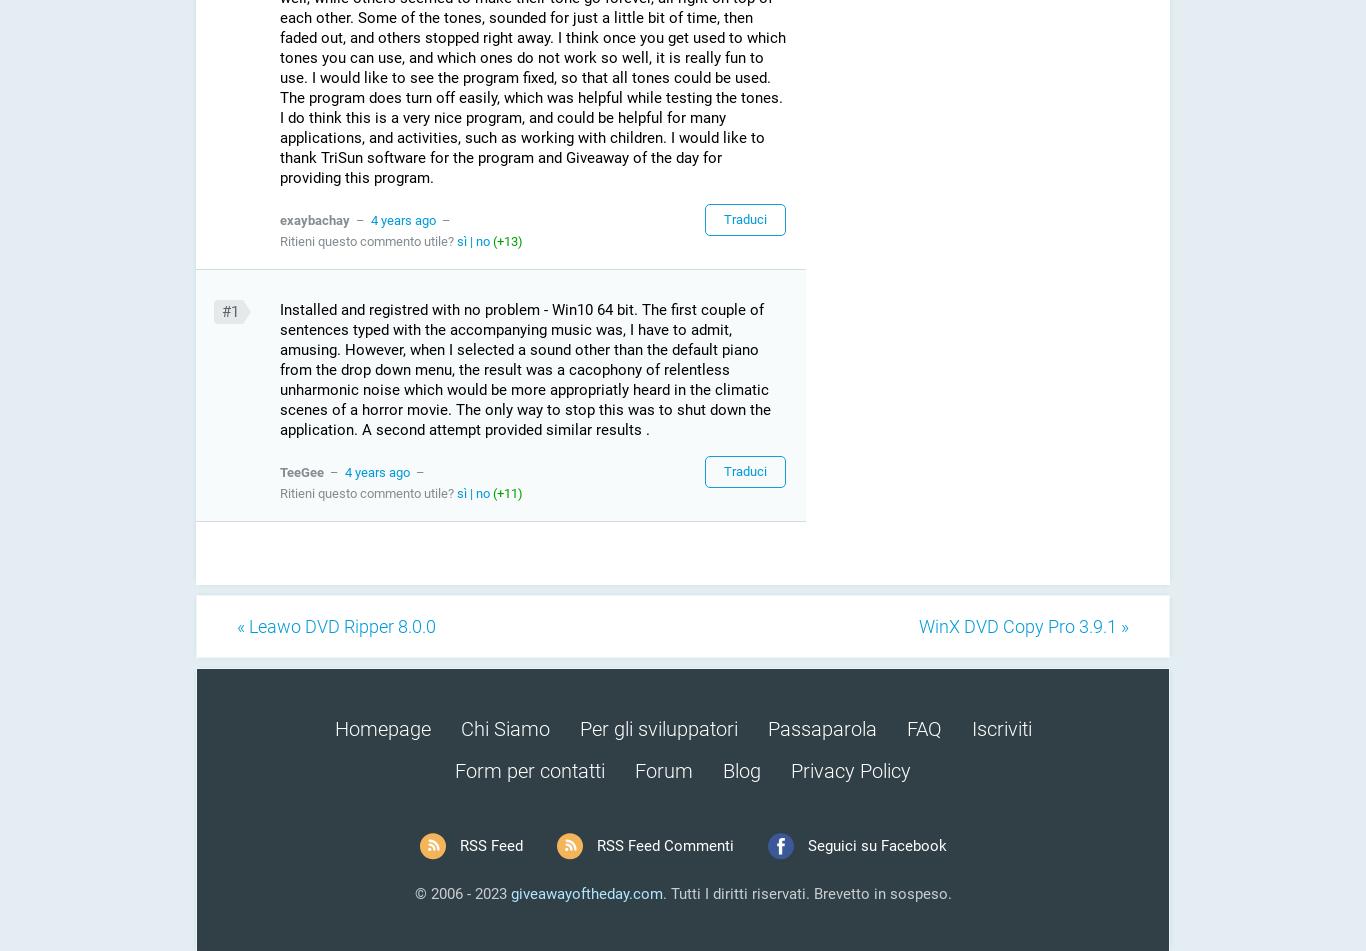 The image size is (1366, 951). What do you see at coordinates (634, 769) in the screenshot?
I see `'Forum'` at bounding box center [634, 769].